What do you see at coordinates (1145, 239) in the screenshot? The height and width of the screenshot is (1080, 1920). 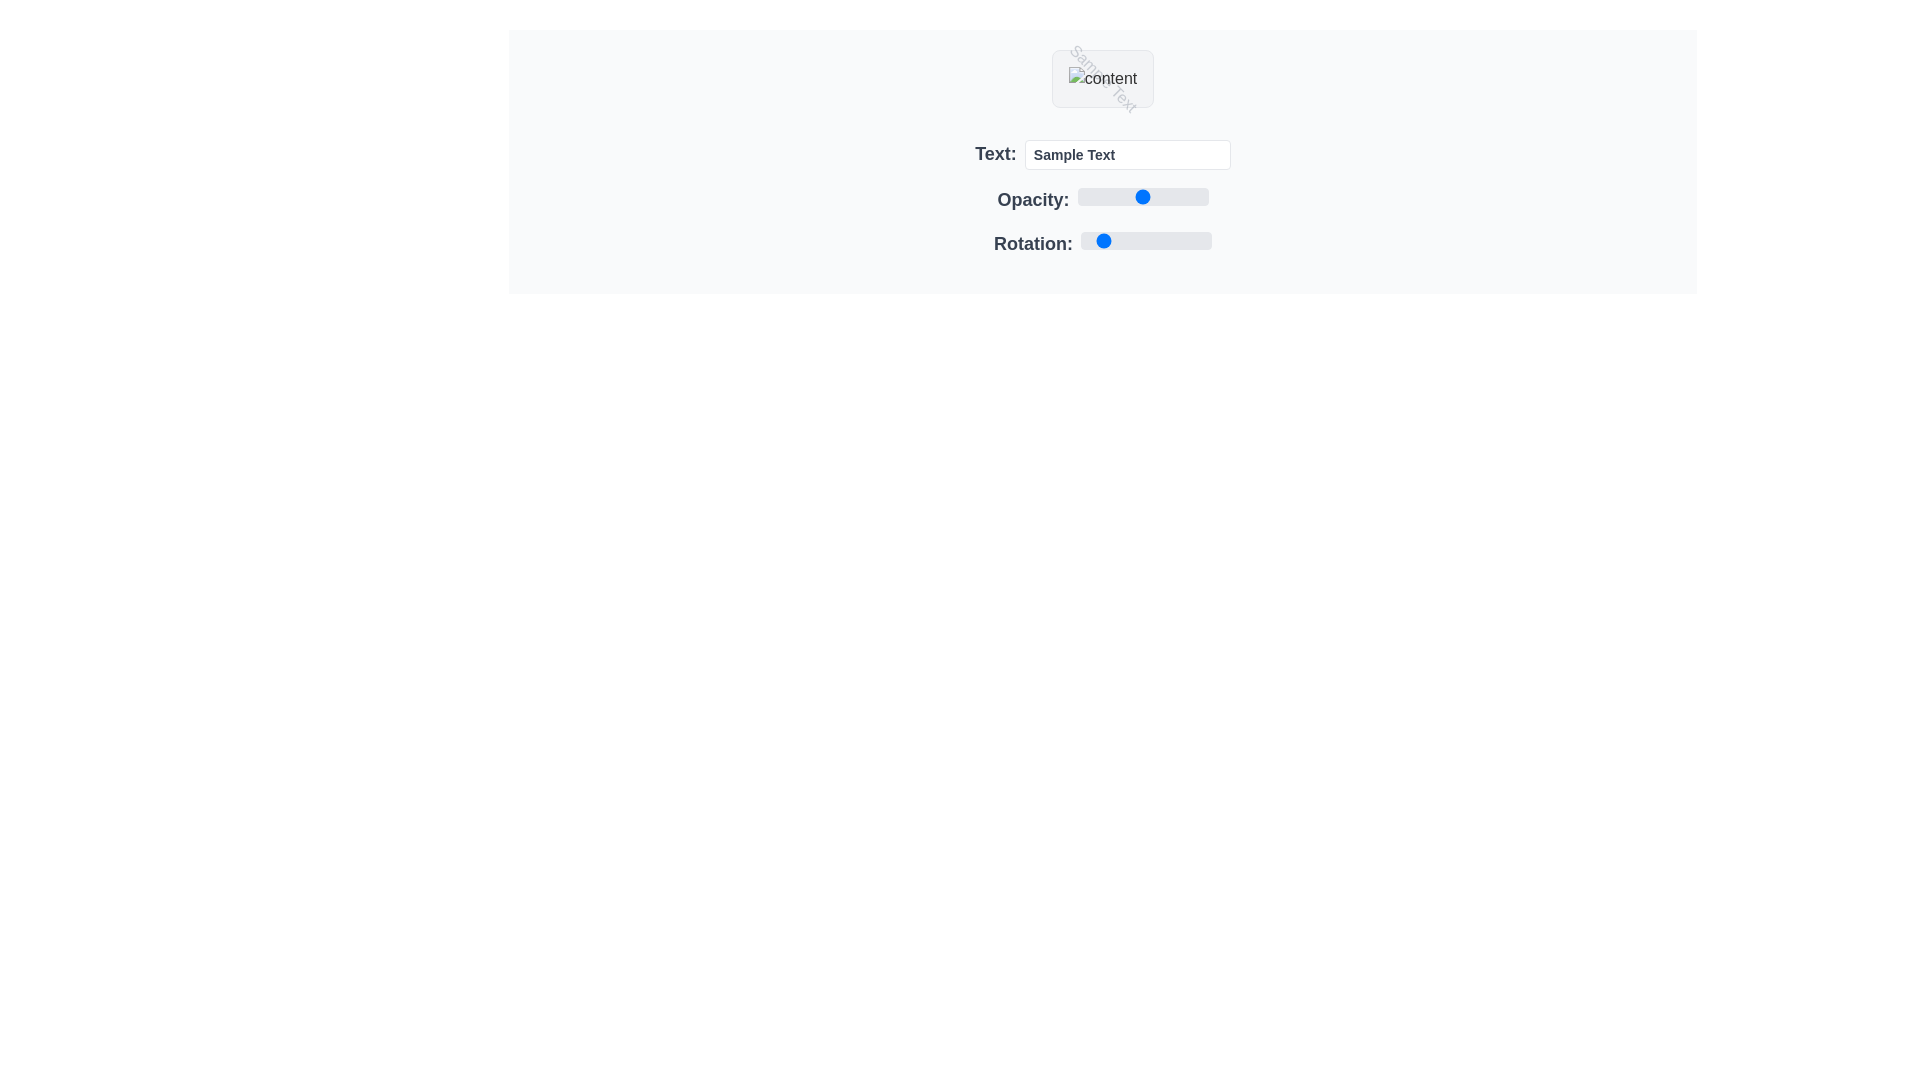 I see `the rotation slider` at bounding box center [1145, 239].